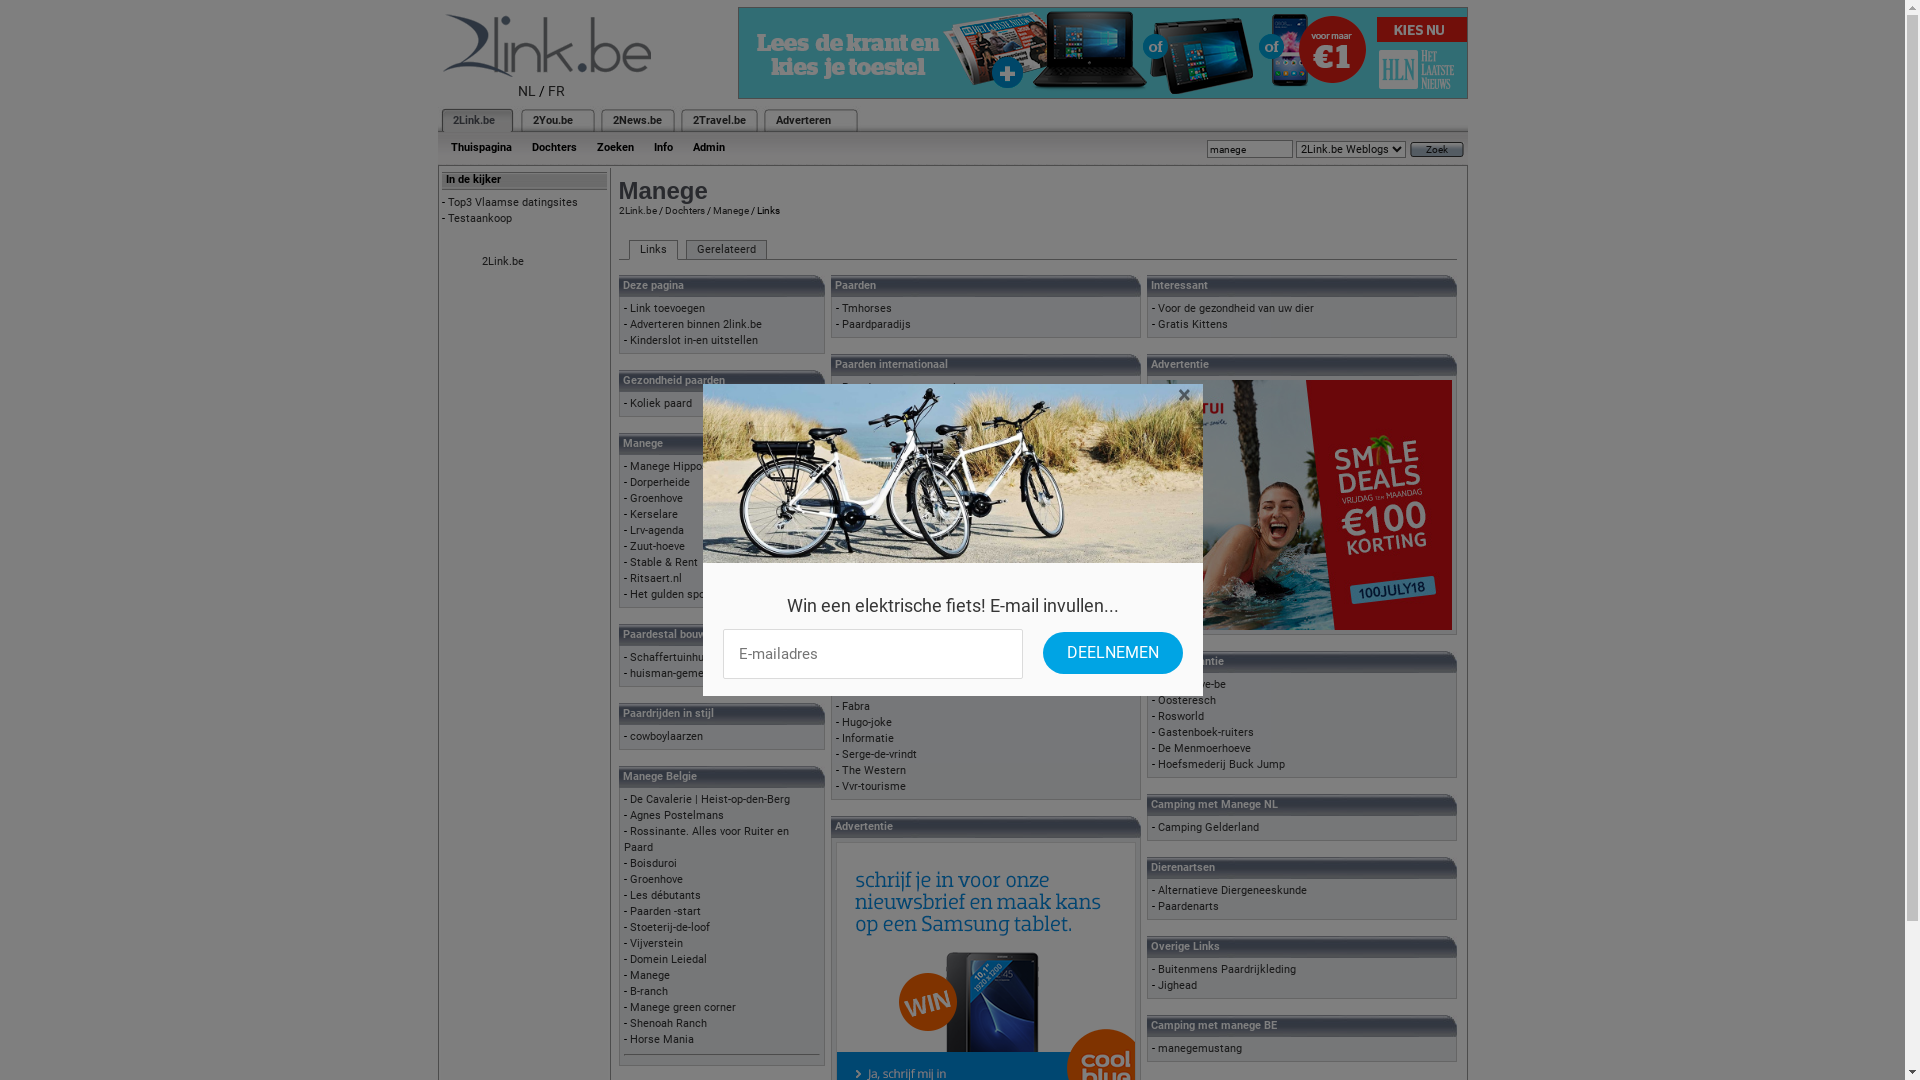  What do you see at coordinates (668, 466) in the screenshot?
I see `'Manege Hippos'` at bounding box center [668, 466].